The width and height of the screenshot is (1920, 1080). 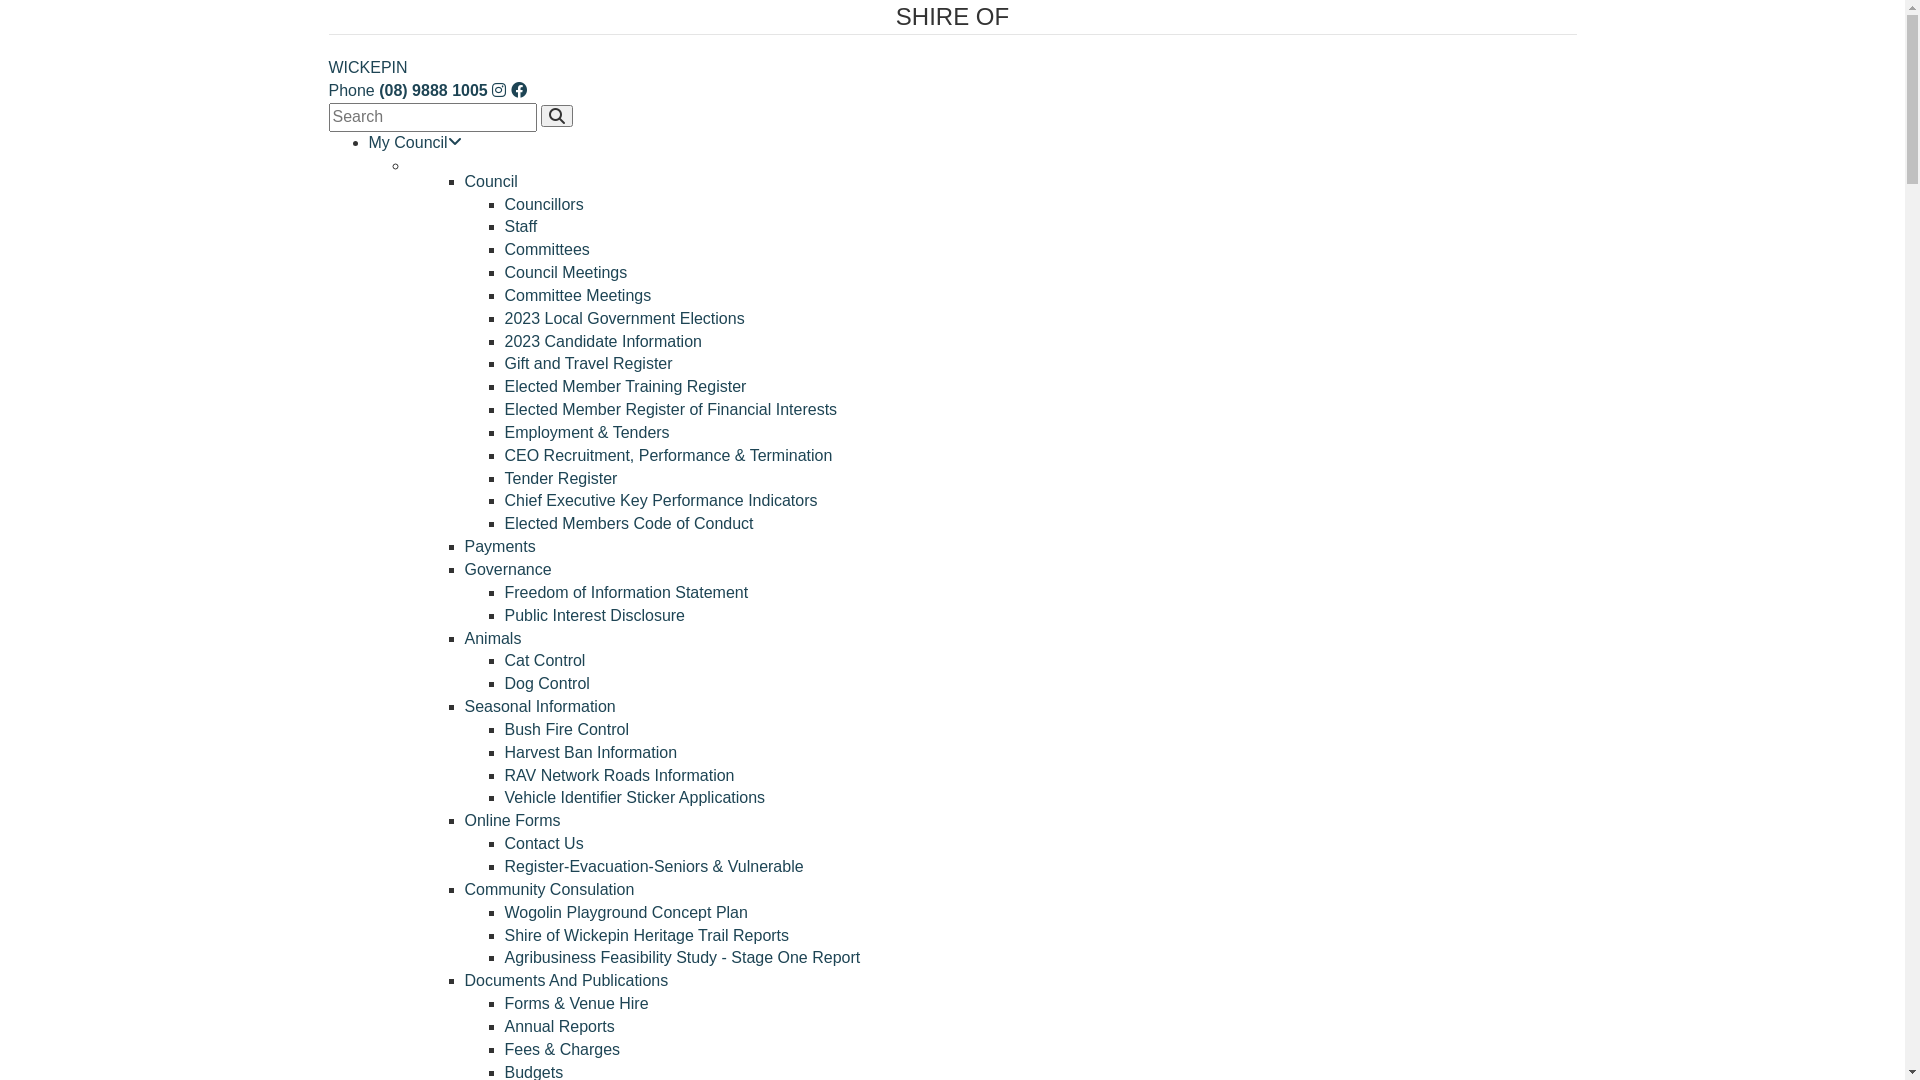 What do you see at coordinates (585, 431) in the screenshot?
I see `'Employment & Tenders'` at bounding box center [585, 431].